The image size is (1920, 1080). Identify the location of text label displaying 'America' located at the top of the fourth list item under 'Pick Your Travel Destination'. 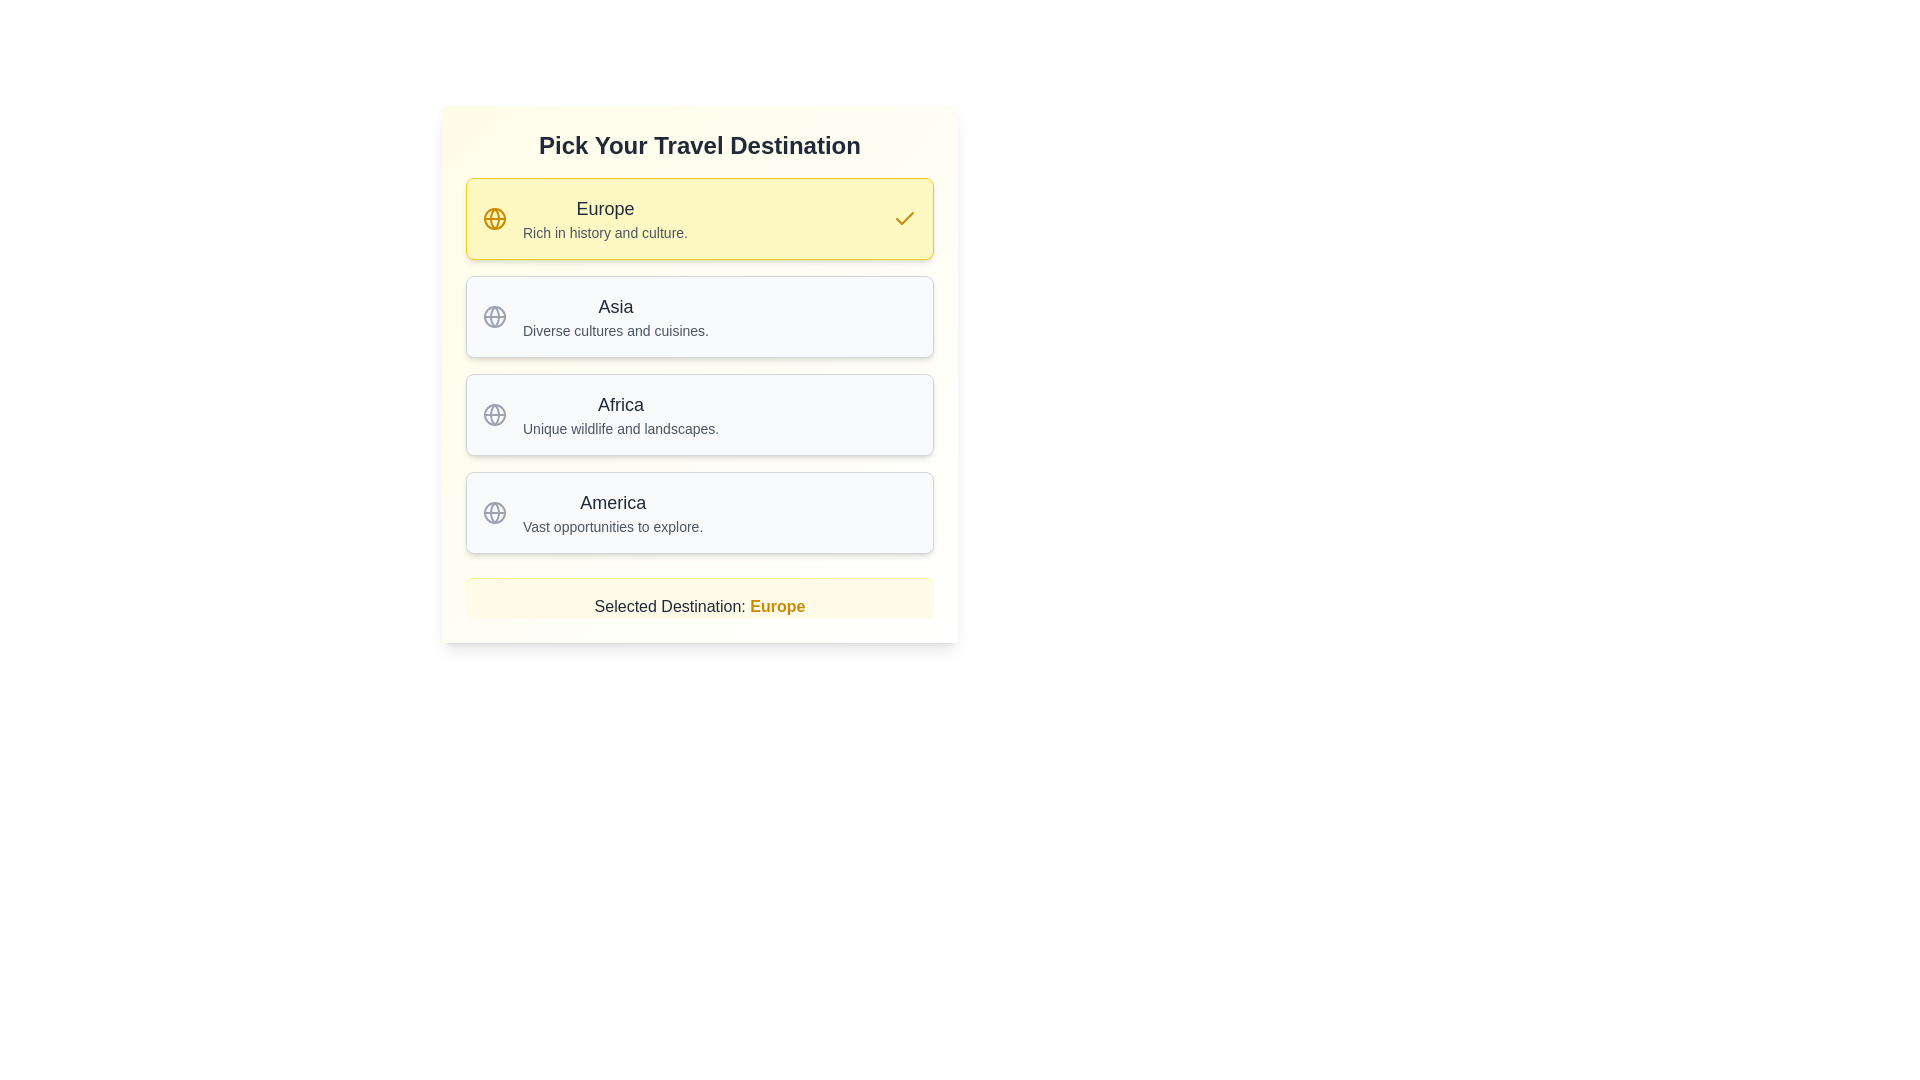
(612, 501).